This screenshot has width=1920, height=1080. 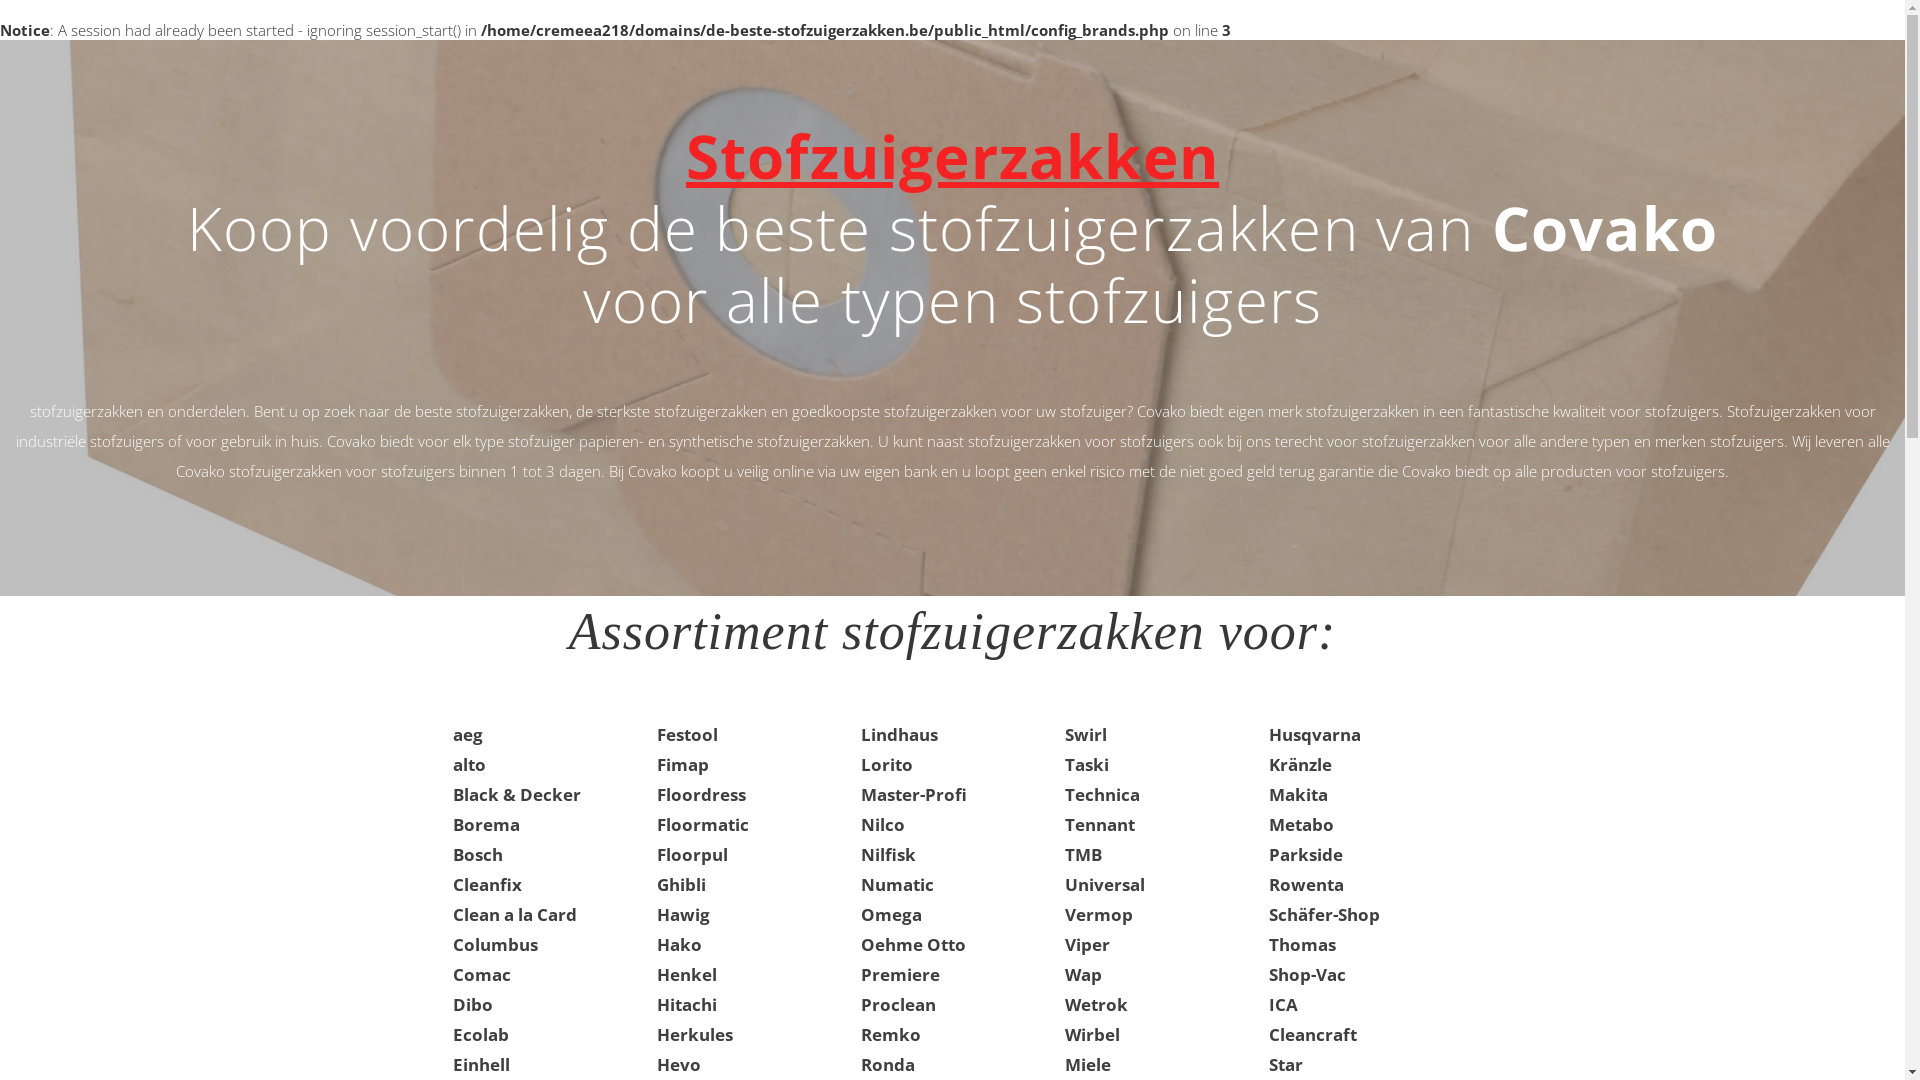 I want to click on 'Hawig', so click(x=682, y=914).